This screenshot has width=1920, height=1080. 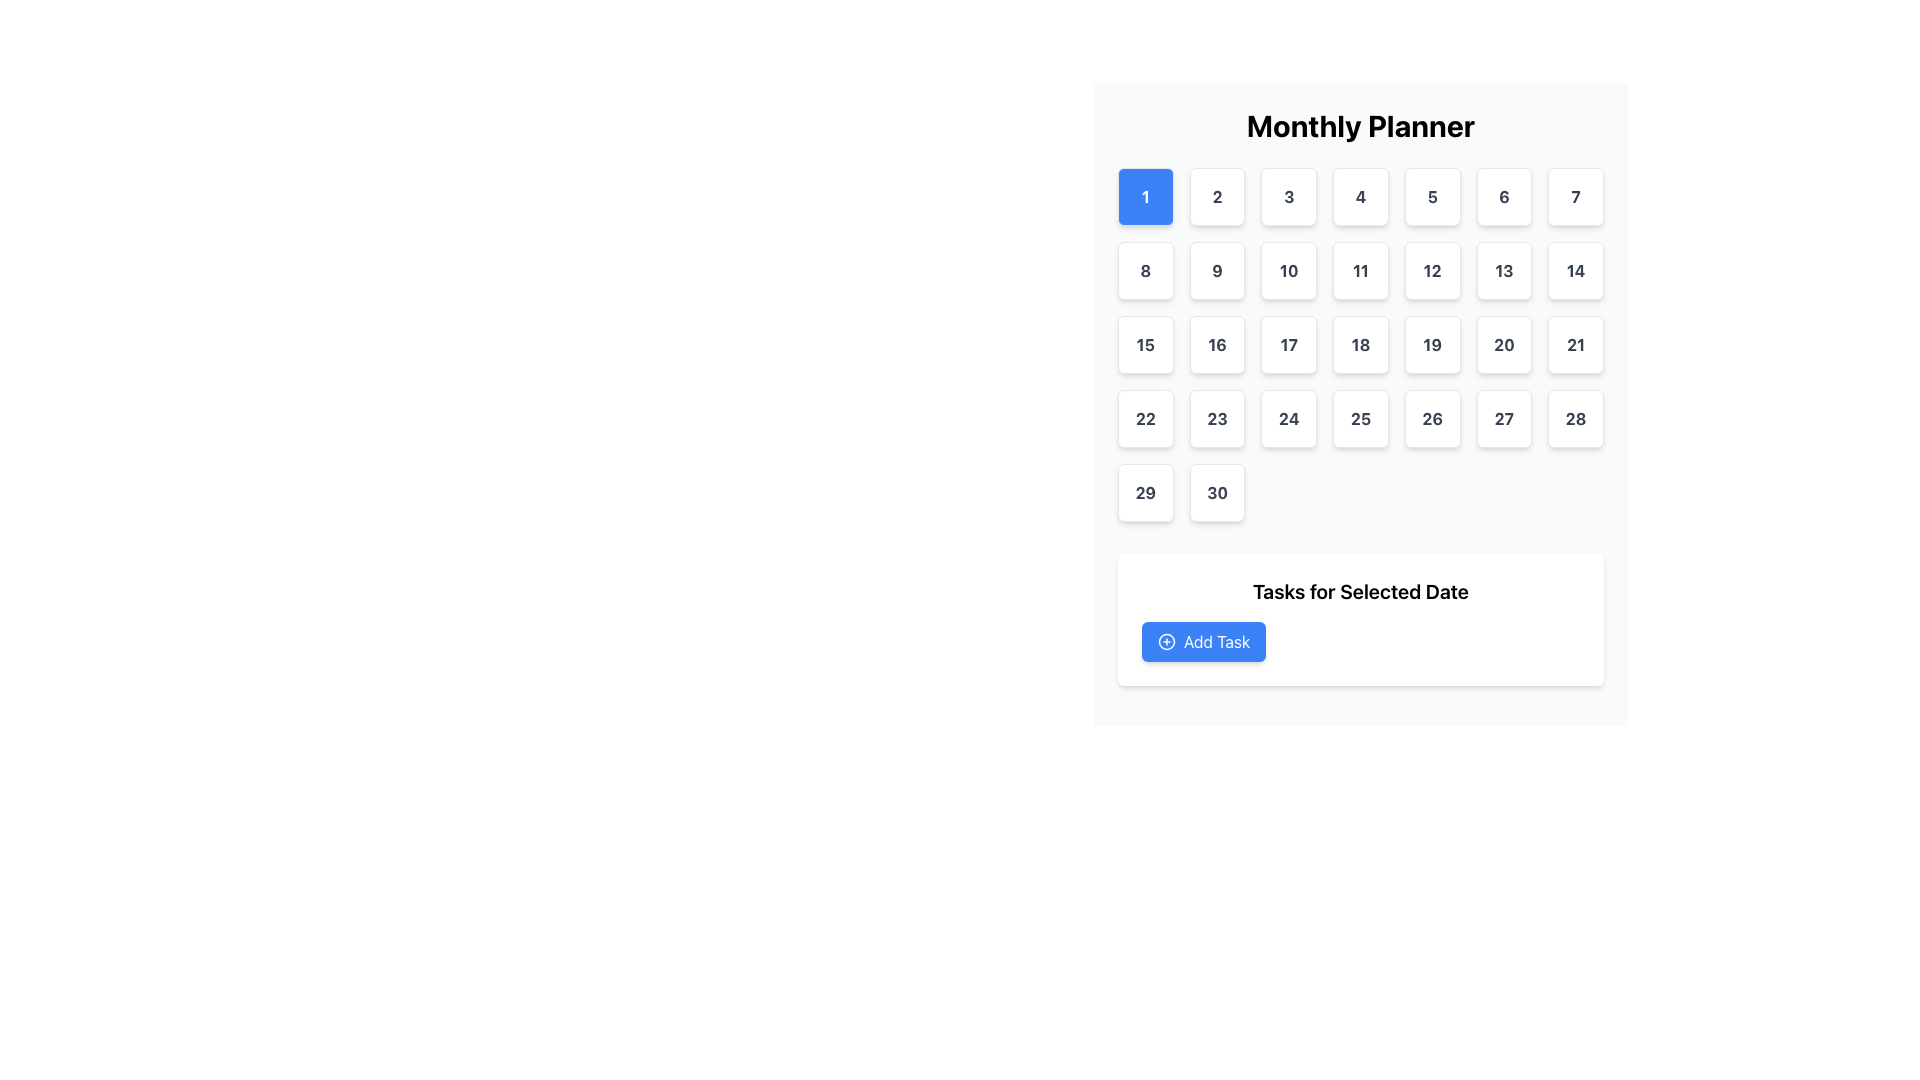 What do you see at coordinates (1289, 418) in the screenshot?
I see `the square-shaped calendar day cell displaying the number '24', which has a white background and rounded corners` at bounding box center [1289, 418].